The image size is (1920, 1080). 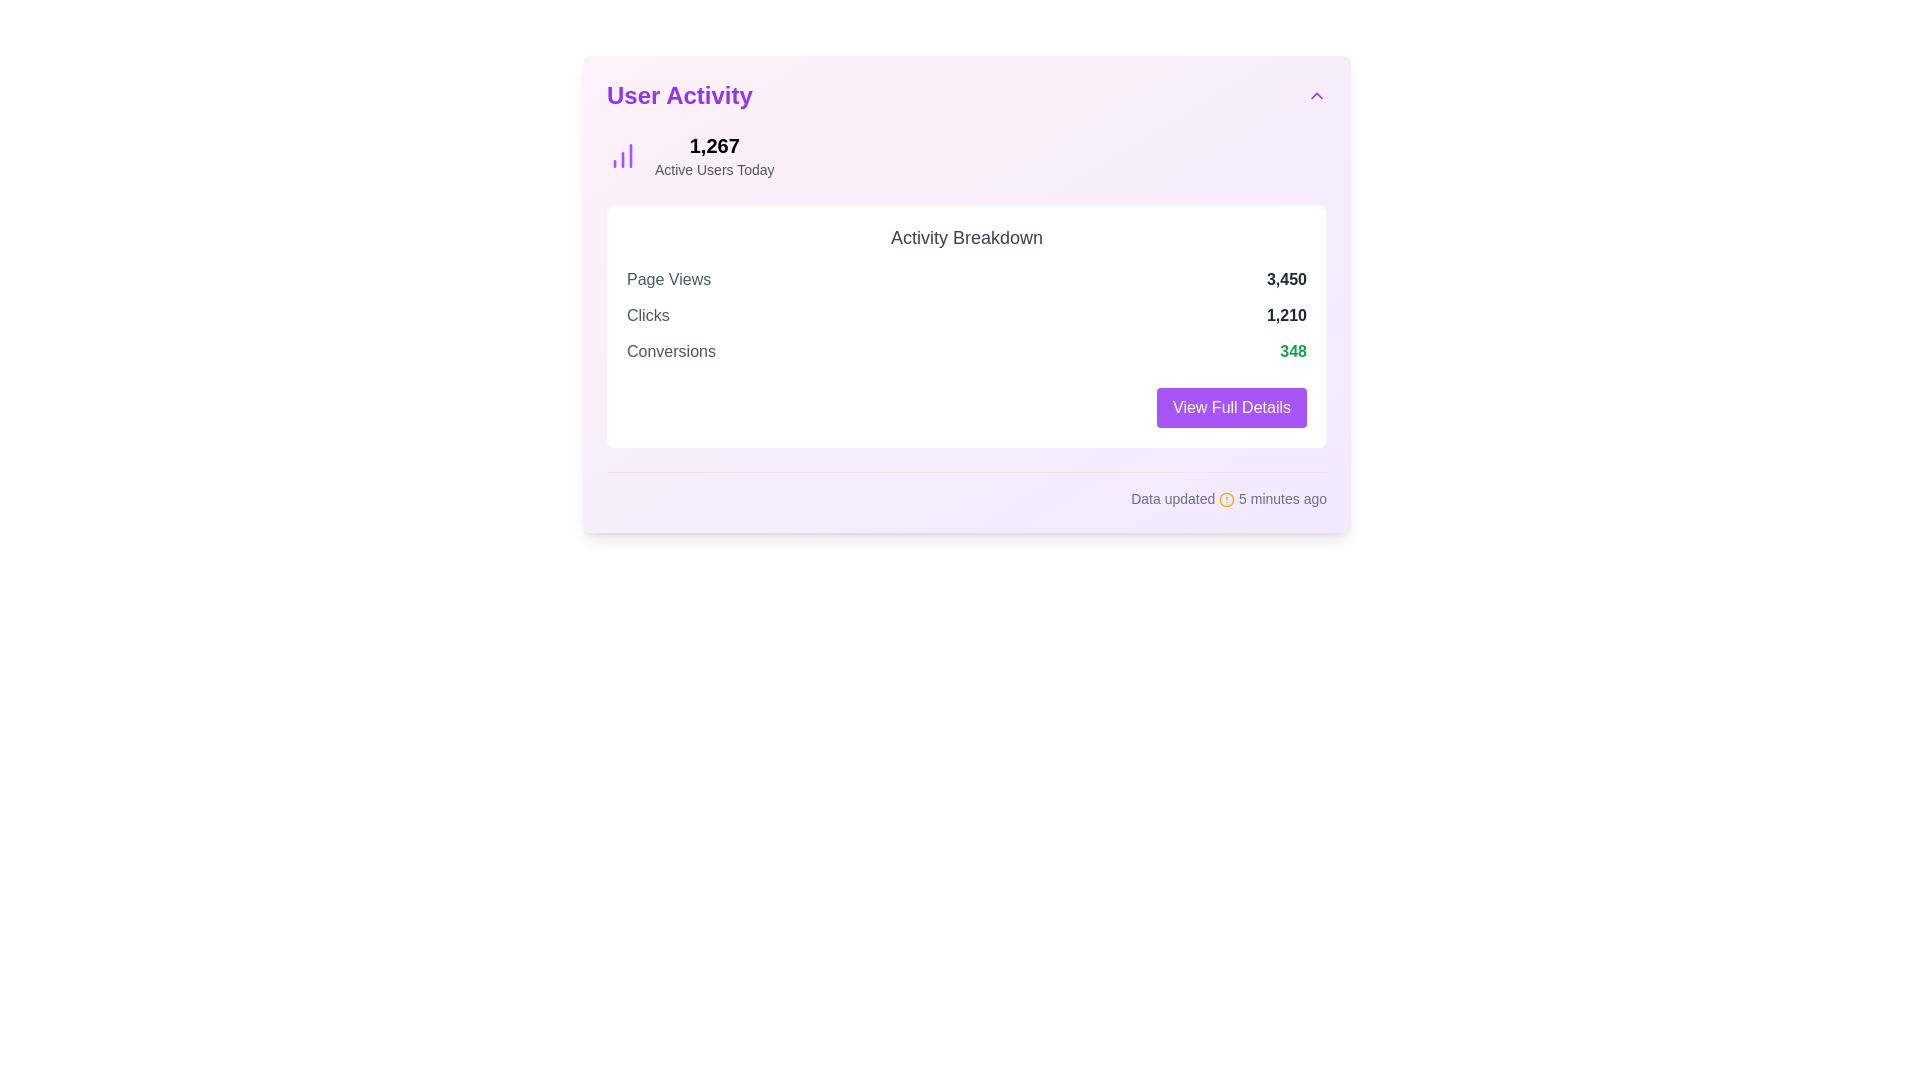 What do you see at coordinates (714, 145) in the screenshot?
I see `the bold, large-sized text label displaying the number '1,267' at the top center of the 'User Activity' card section` at bounding box center [714, 145].